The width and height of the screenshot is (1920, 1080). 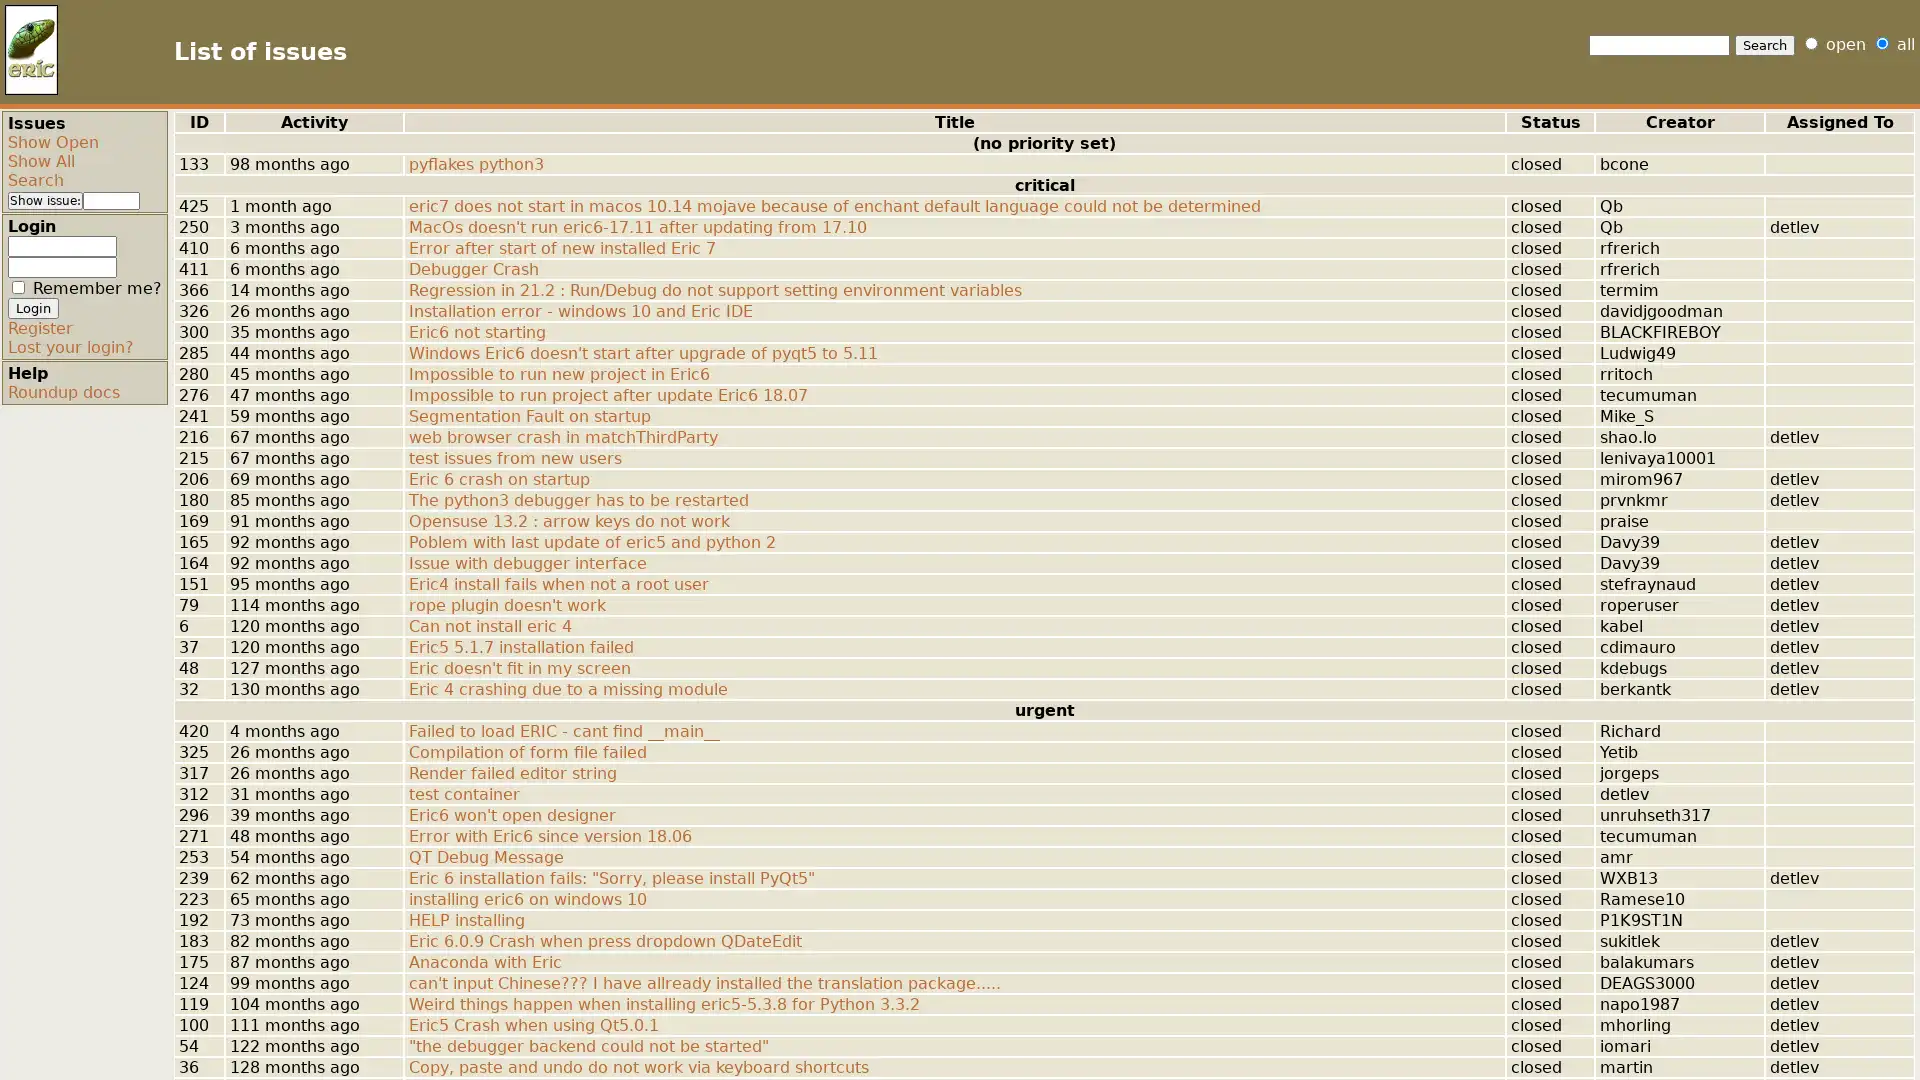 I want to click on Show issue:, so click(x=45, y=200).